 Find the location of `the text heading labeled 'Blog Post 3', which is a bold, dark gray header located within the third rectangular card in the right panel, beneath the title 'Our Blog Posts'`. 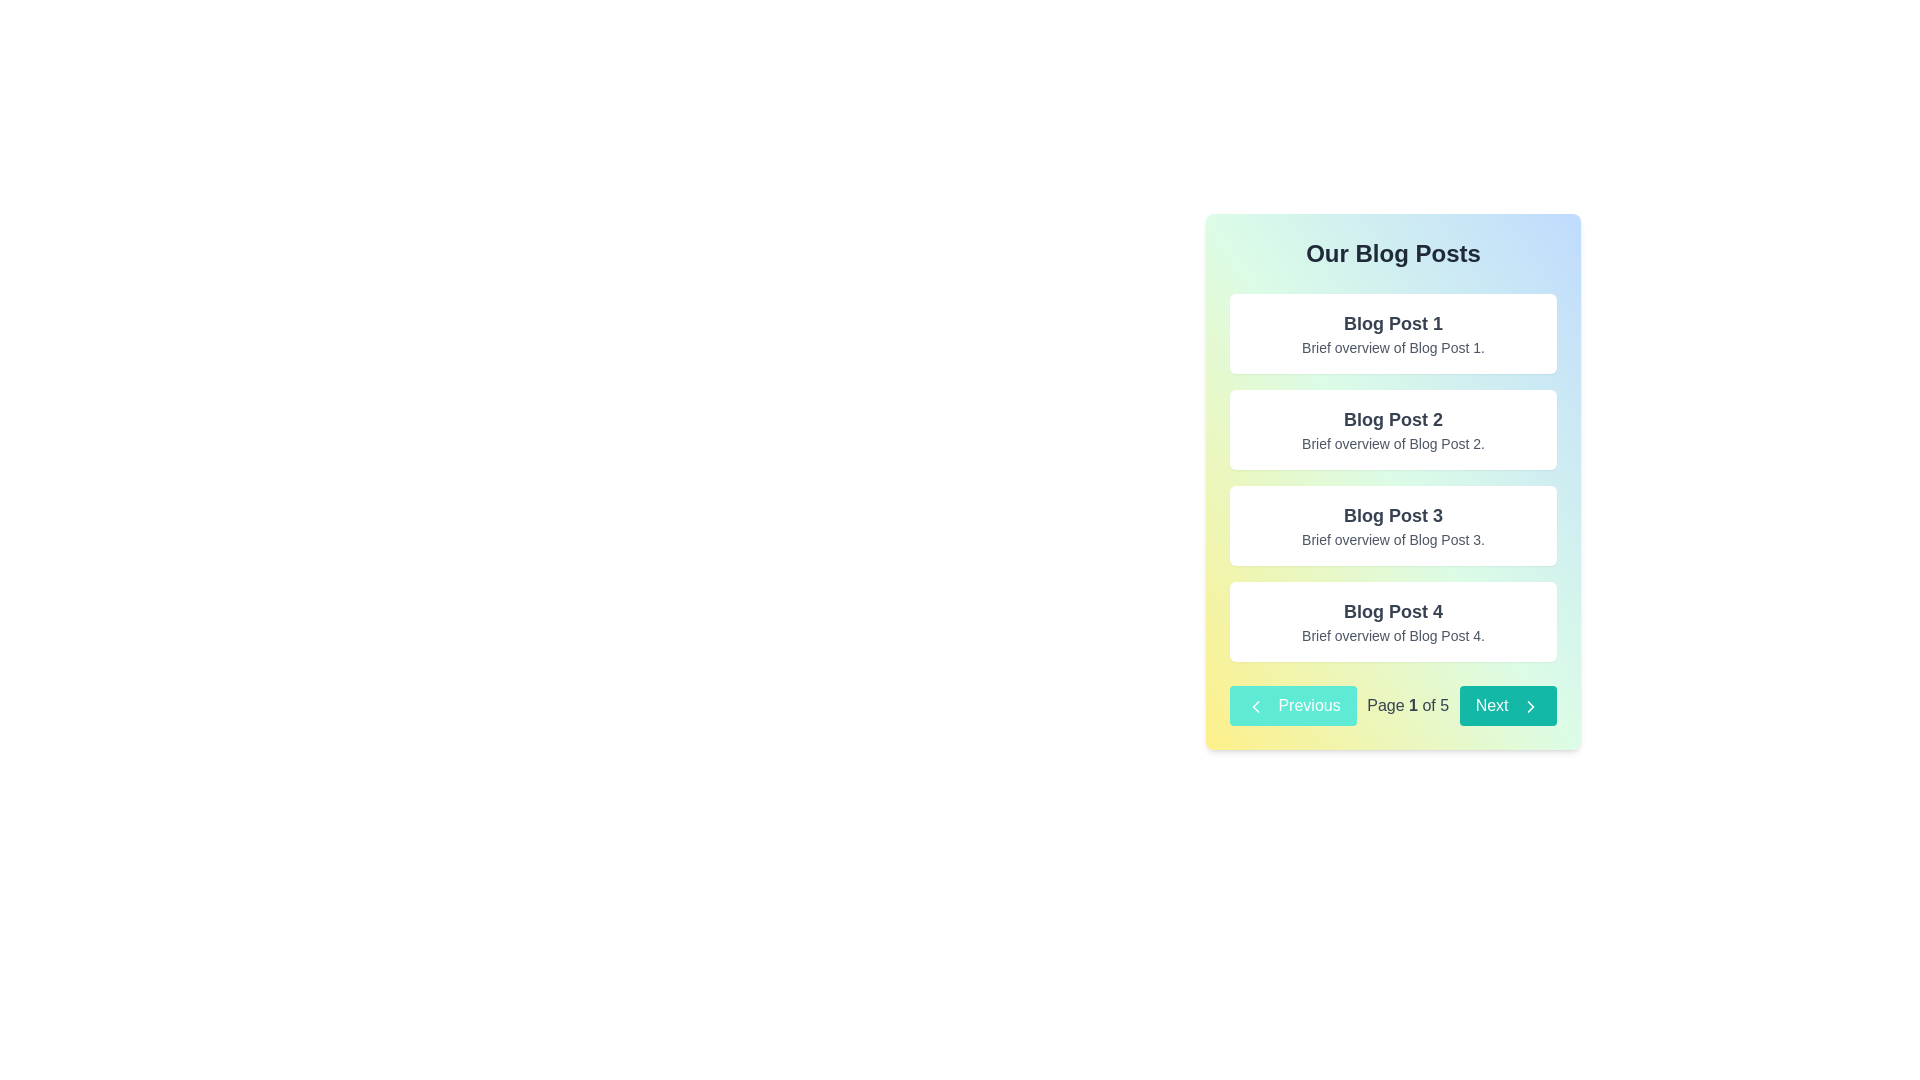

the text heading labeled 'Blog Post 3', which is a bold, dark gray header located within the third rectangular card in the right panel, beneath the title 'Our Blog Posts' is located at coordinates (1392, 515).